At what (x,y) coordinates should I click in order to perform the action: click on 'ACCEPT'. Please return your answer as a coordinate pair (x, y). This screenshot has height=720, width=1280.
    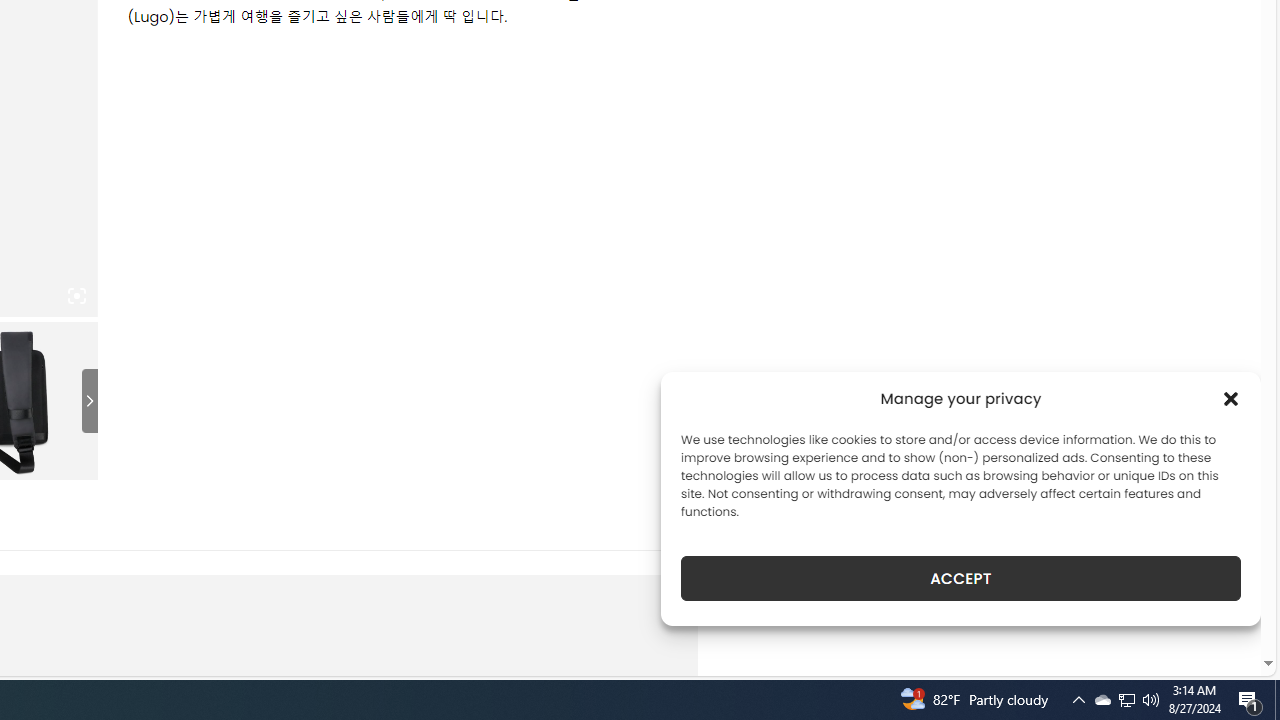
    Looking at the image, I should click on (961, 578).